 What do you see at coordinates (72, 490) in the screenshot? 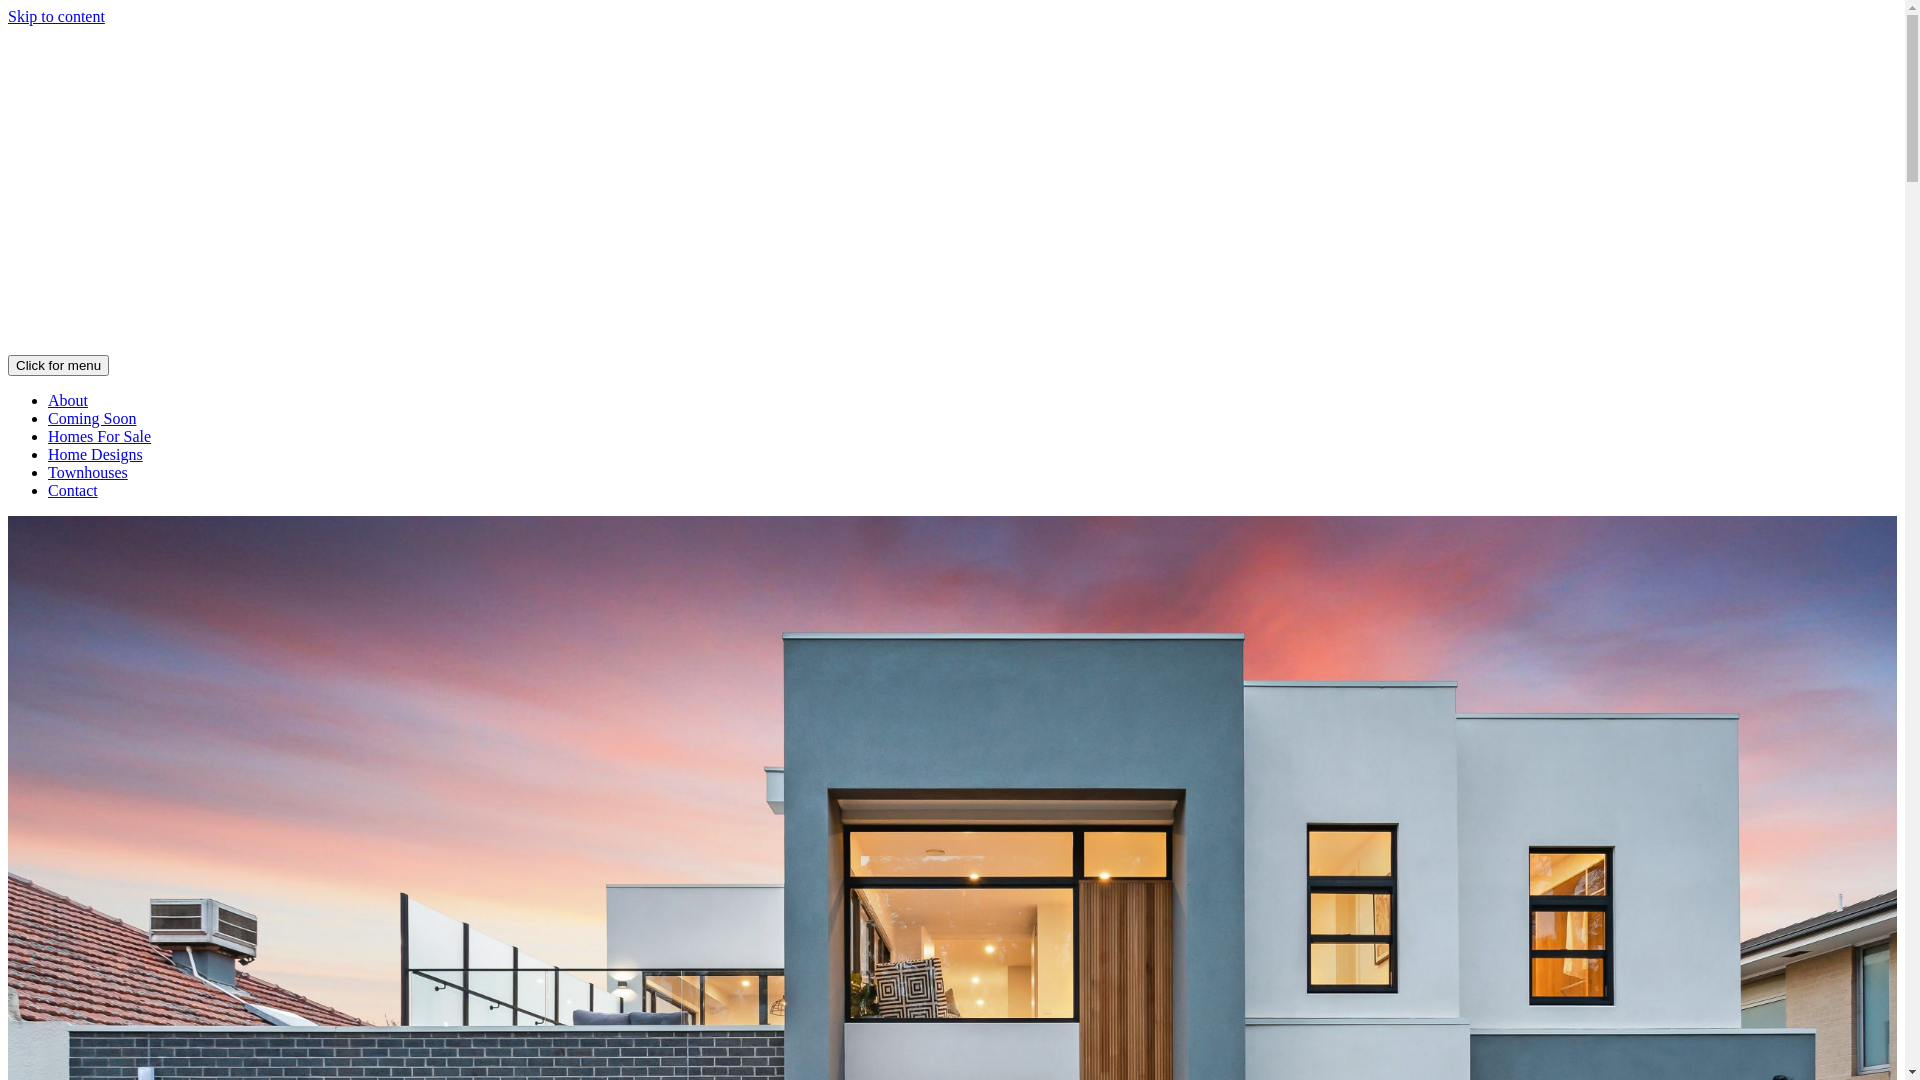
I see `'Contact'` at bounding box center [72, 490].